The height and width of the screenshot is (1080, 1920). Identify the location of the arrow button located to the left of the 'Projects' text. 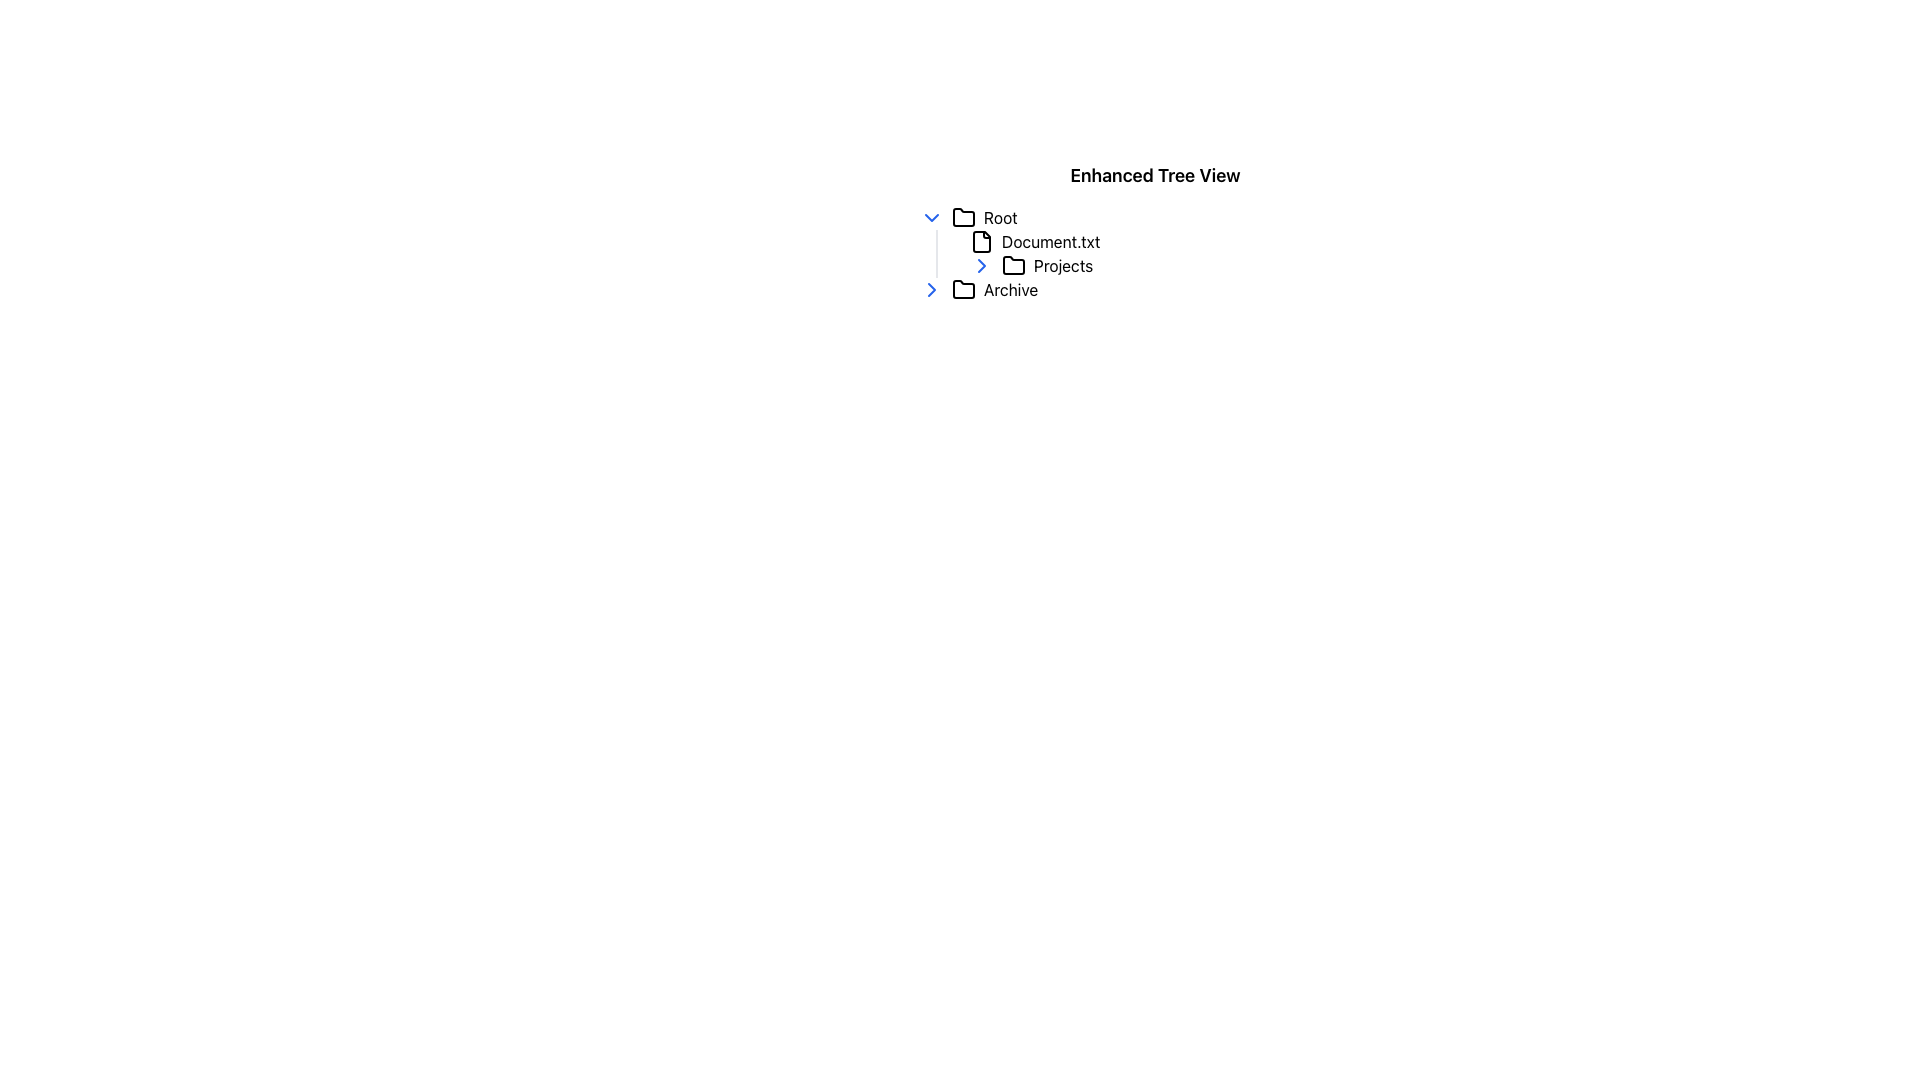
(982, 265).